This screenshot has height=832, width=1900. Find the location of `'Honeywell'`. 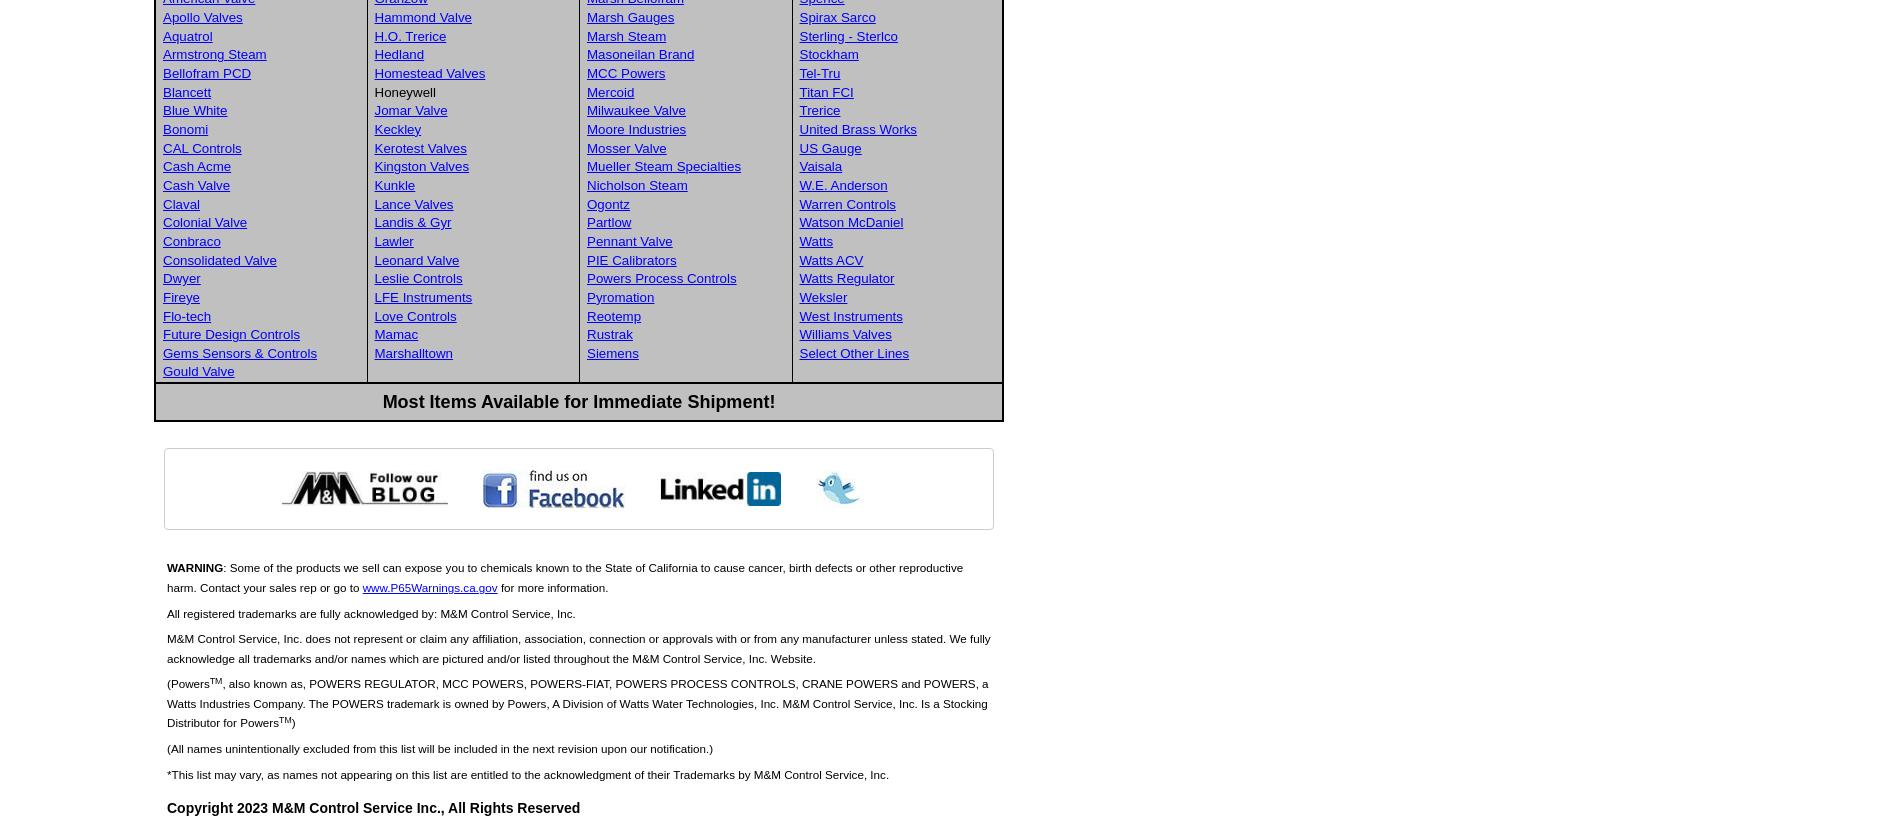

'Honeywell' is located at coordinates (404, 90).